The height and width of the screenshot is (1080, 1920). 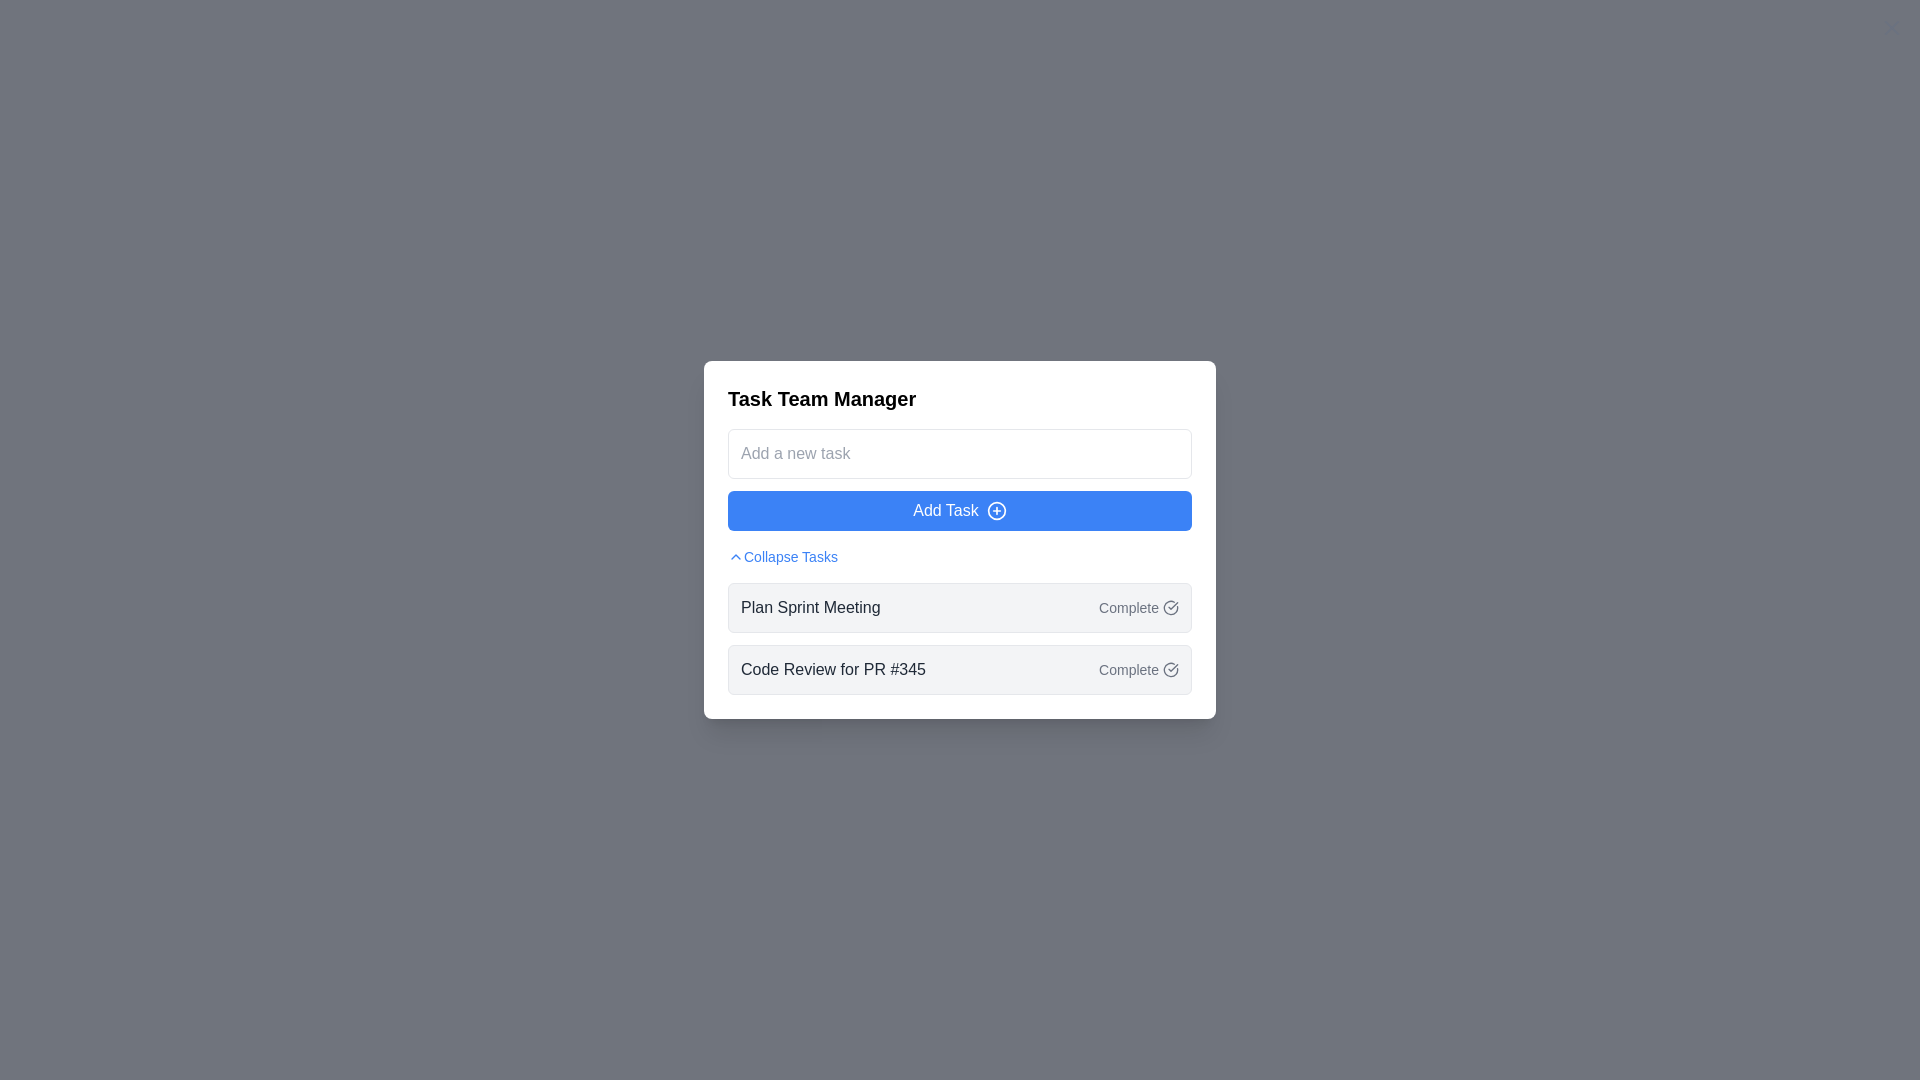 I want to click on the small upward arrow icon next to the 'Collapse Tasks' text, so click(x=734, y=556).